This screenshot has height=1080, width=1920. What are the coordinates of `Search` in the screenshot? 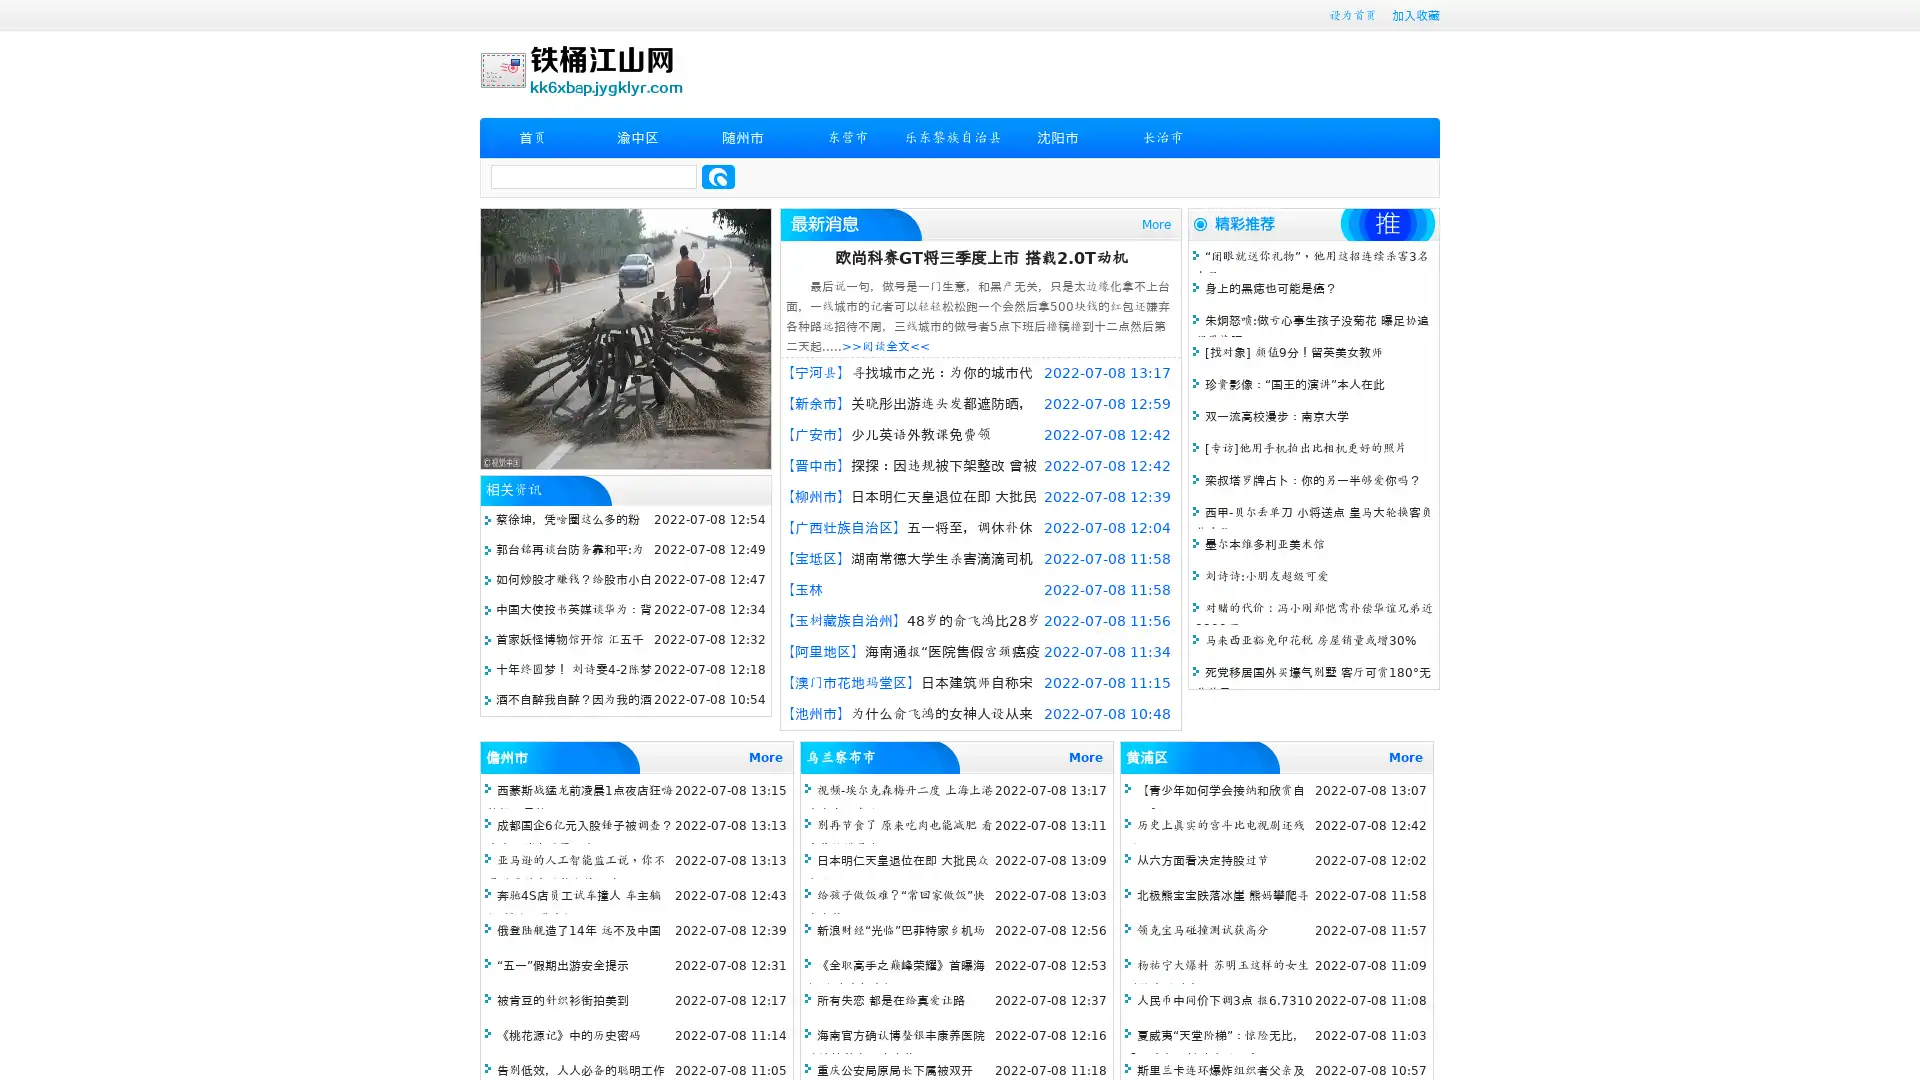 It's located at (718, 176).